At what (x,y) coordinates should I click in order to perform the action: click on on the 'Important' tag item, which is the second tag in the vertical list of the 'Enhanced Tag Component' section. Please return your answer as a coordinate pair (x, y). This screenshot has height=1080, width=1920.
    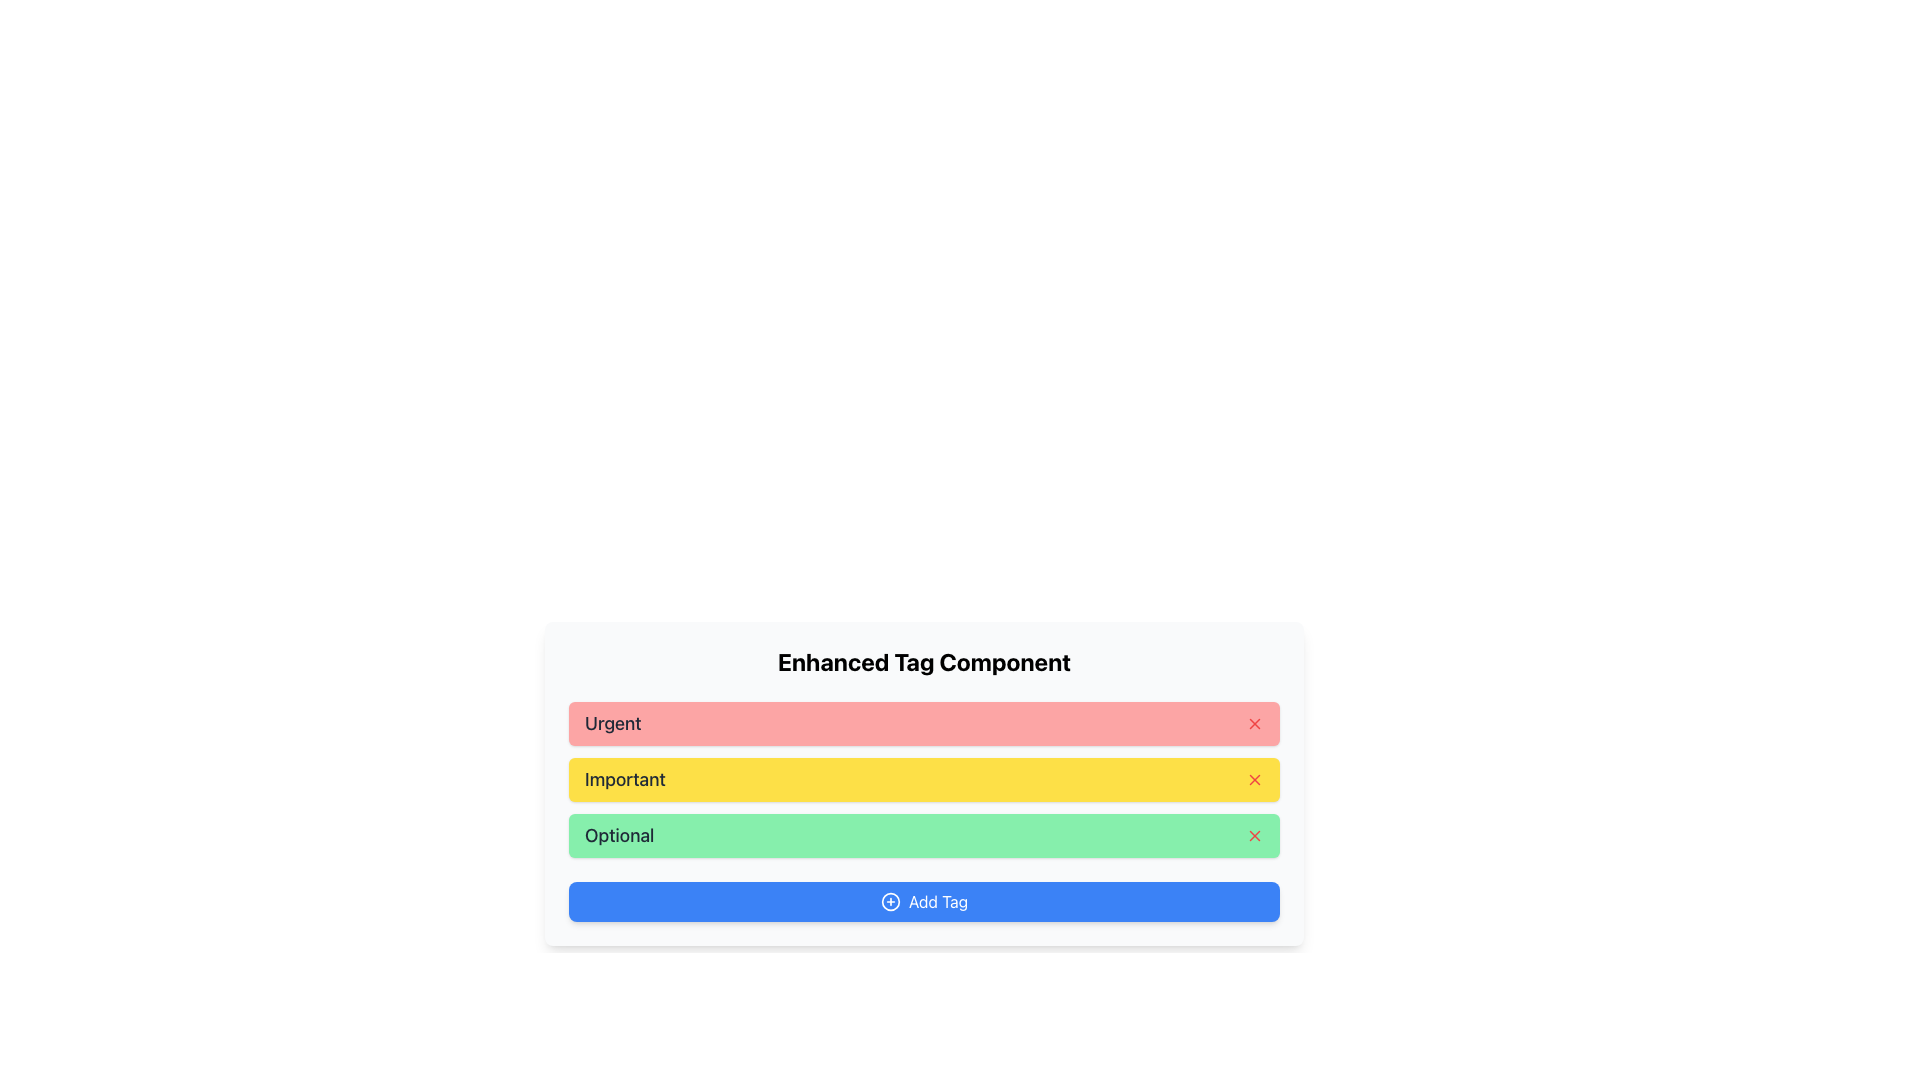
    Looking at the image, I should click on (923, 778).